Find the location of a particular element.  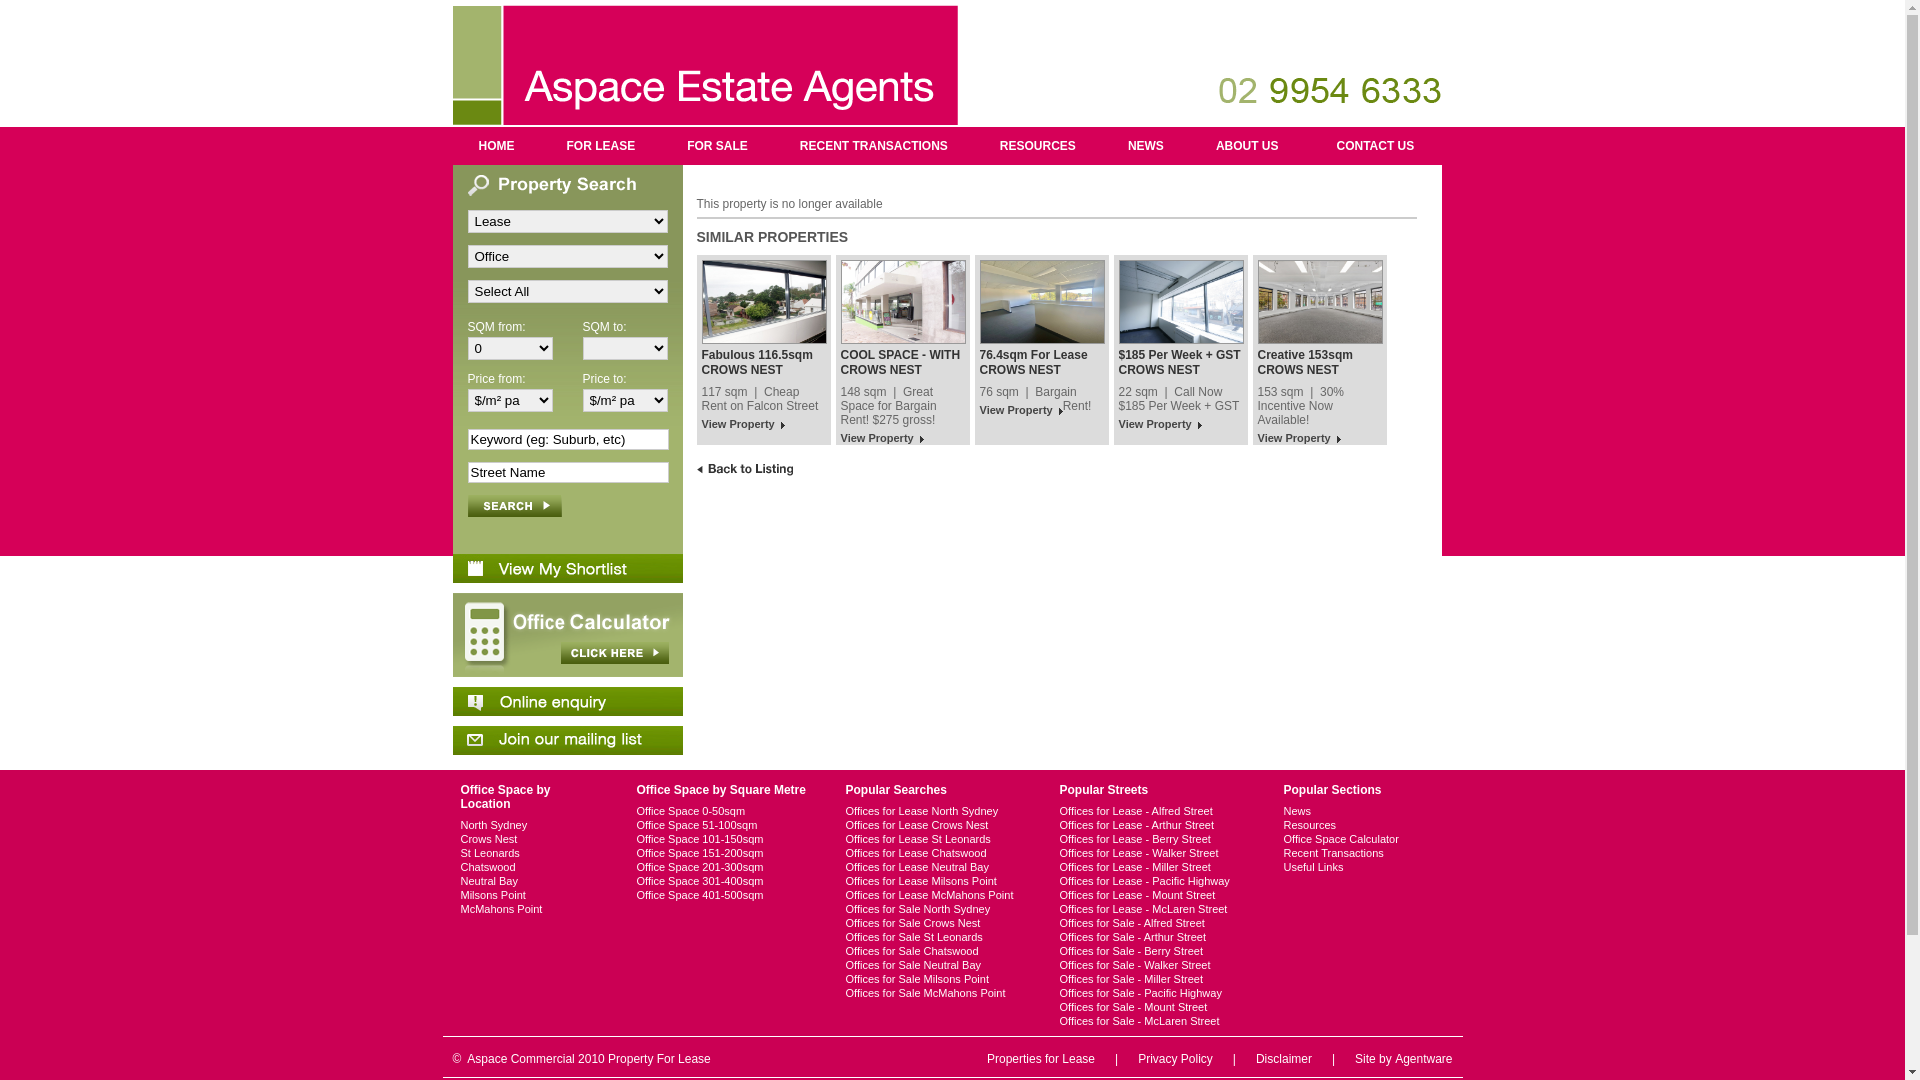

'Offices for Sale St Leonards' is located at coordinates (935, 937).